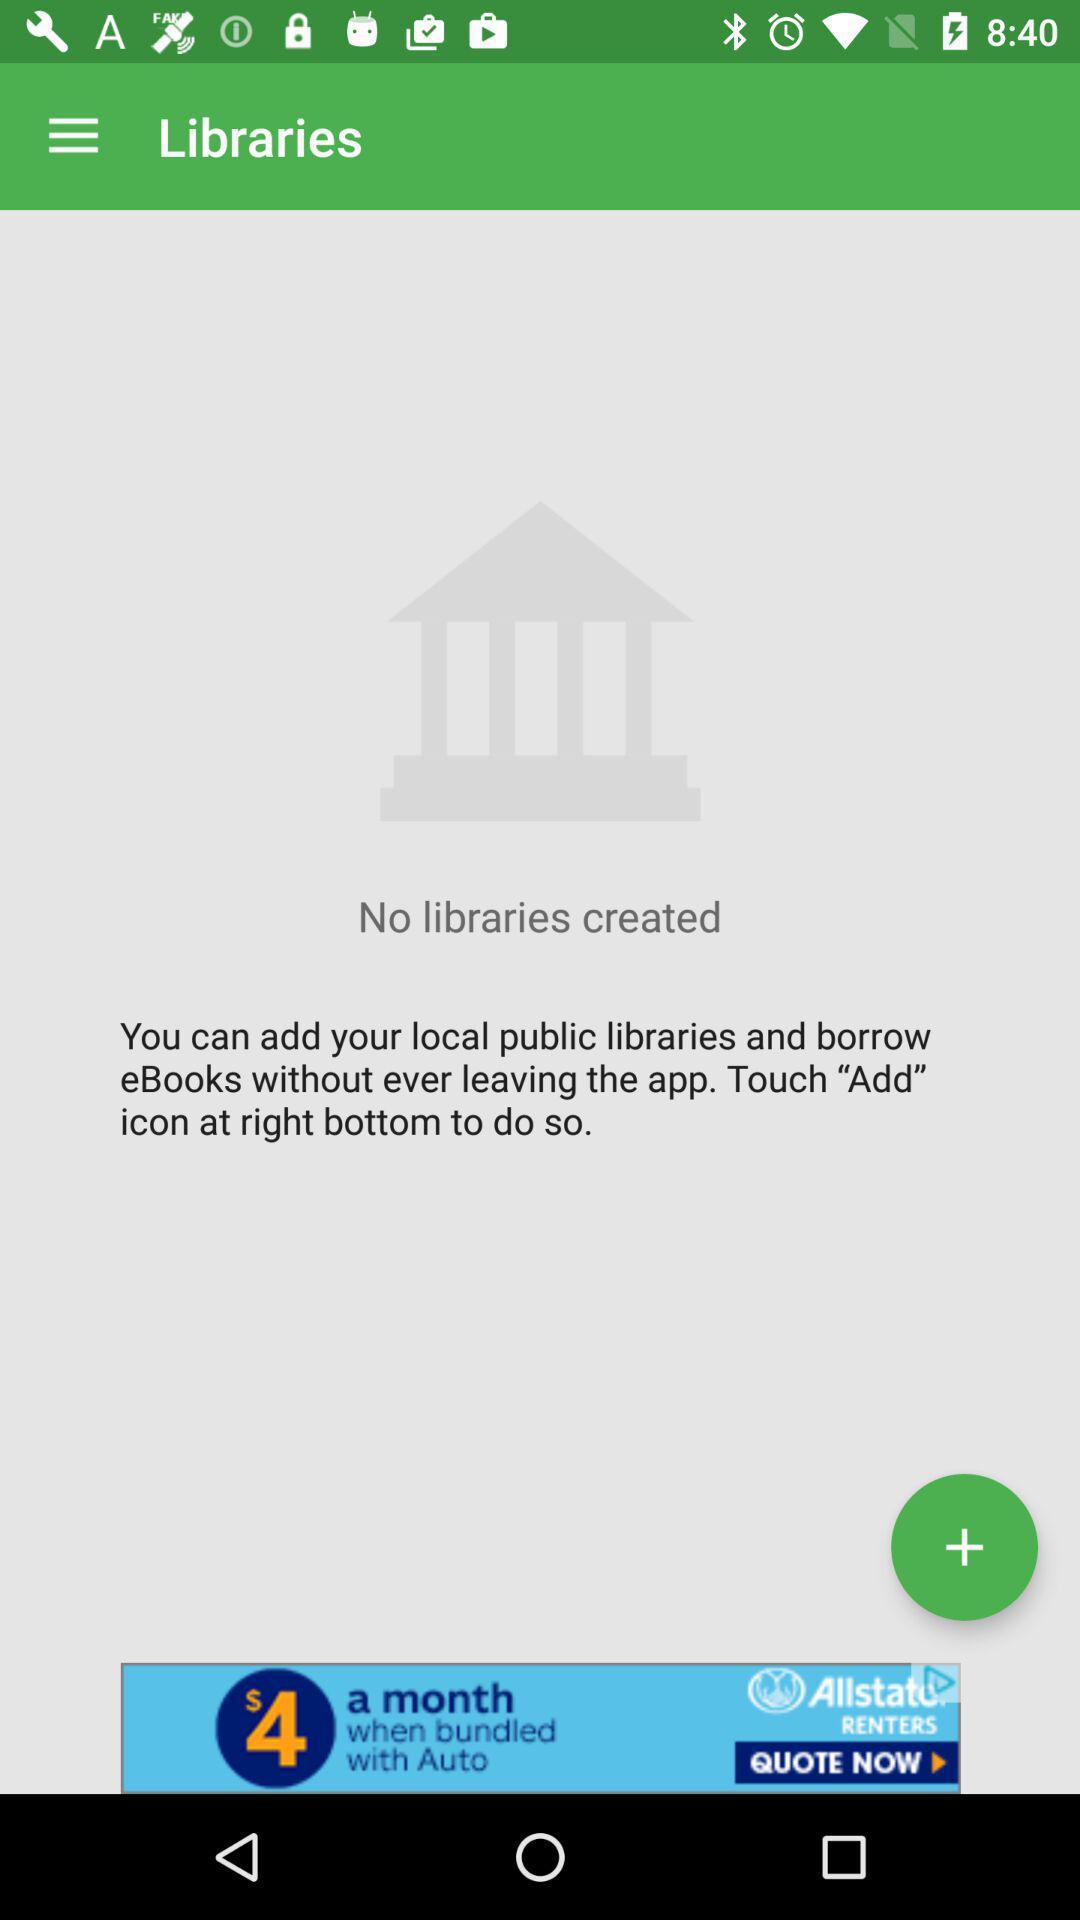 The height and width of the screenshot is (1920, 1080). Describe the element at coordinates (963, 1546) in the screenshot. I see `the add icon` at that location.